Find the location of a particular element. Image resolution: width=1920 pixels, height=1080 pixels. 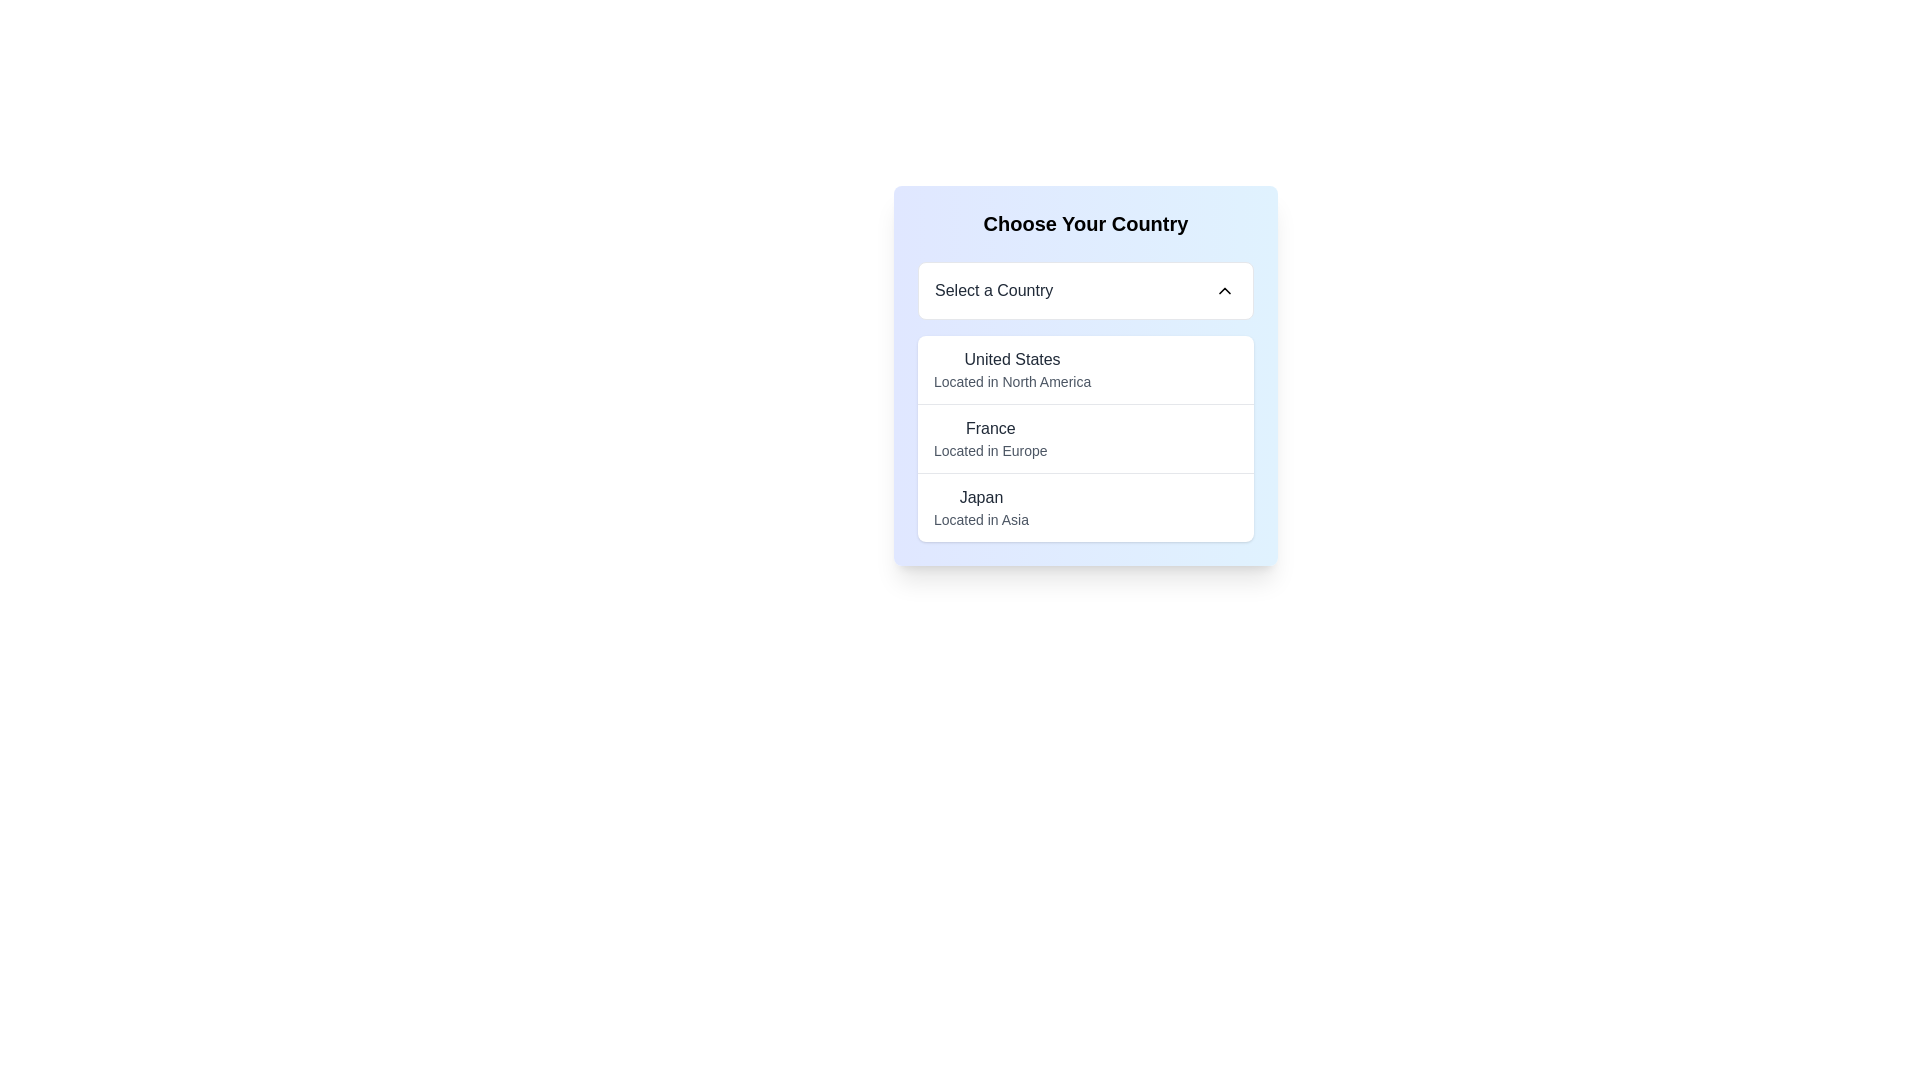

the selectable list item for 'Japan' in the dropdown menu titled 'Choose Your Country' is located at coordinates (981, 507).